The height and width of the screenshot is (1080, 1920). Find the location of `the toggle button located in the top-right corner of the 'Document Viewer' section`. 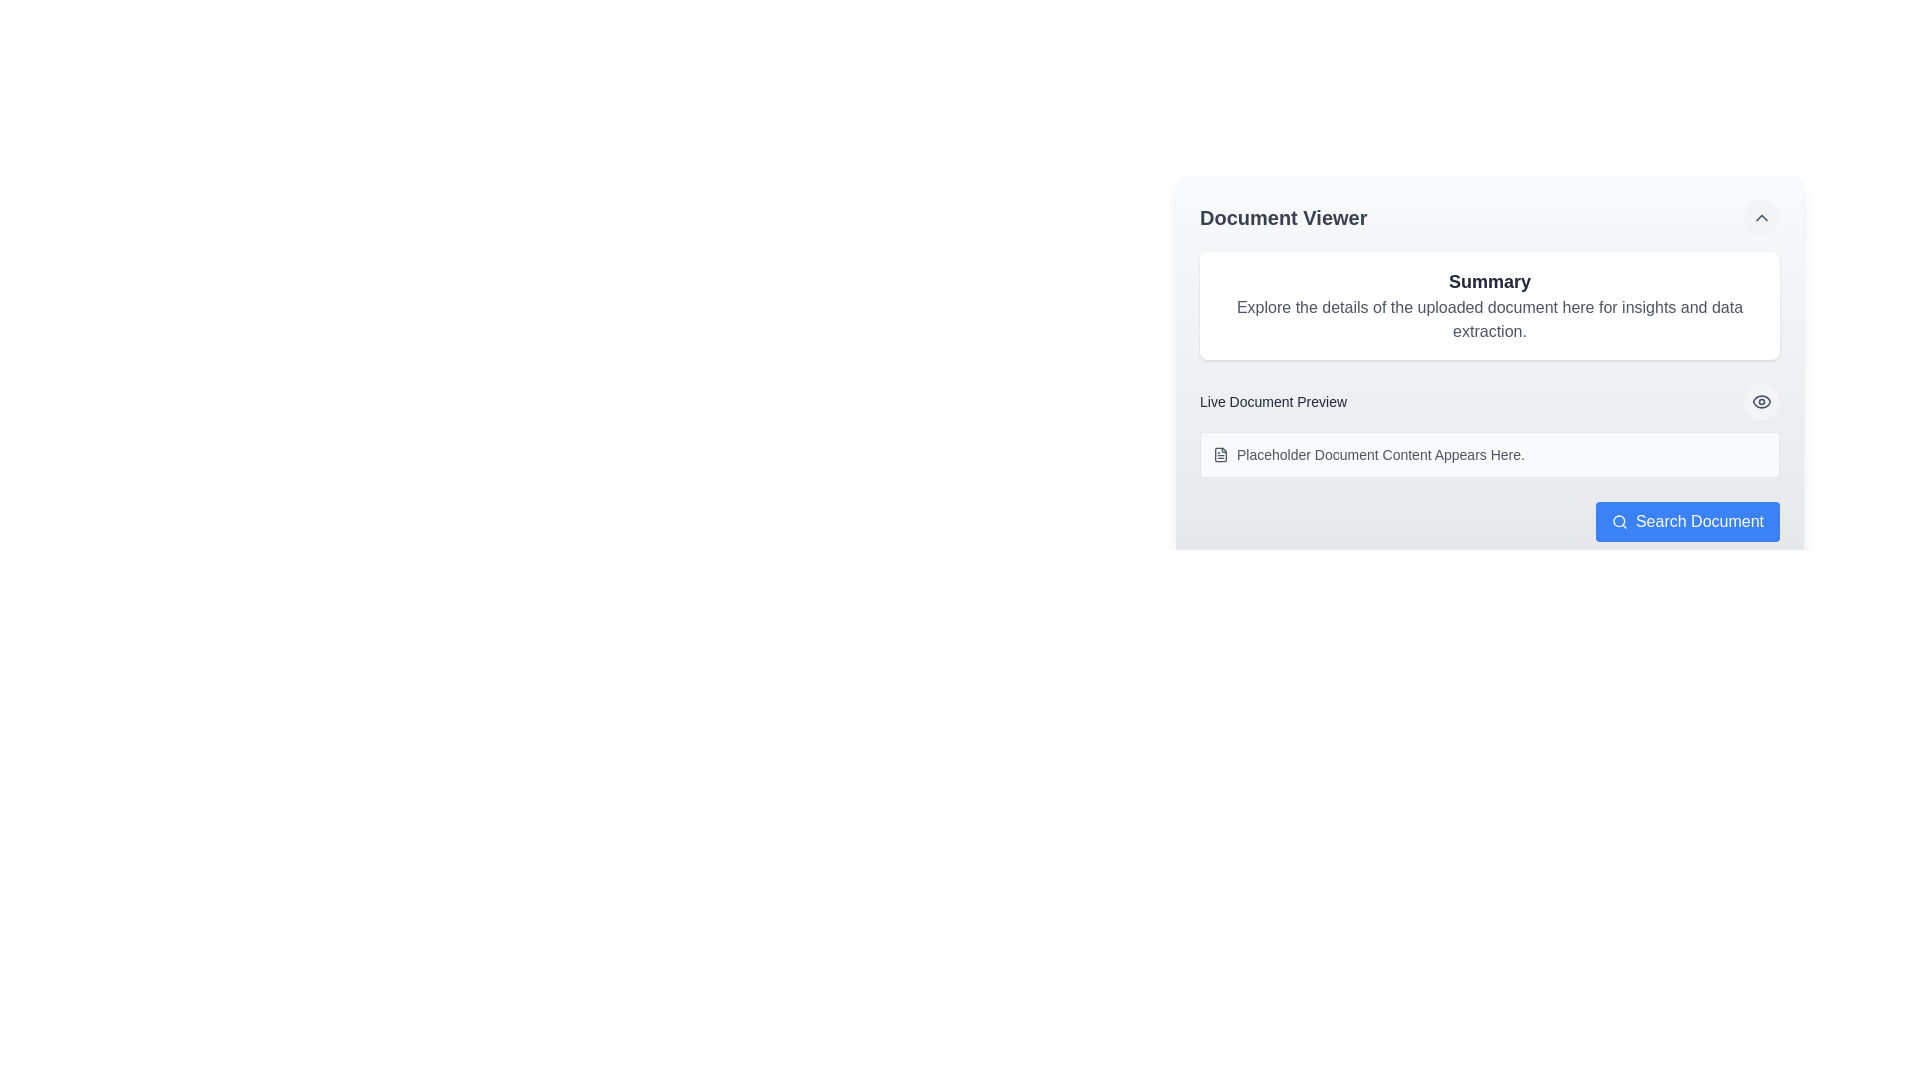

the toggle button located in the top-right corner of the 'Document Viewer' section is located at coordinates (1761, 218).